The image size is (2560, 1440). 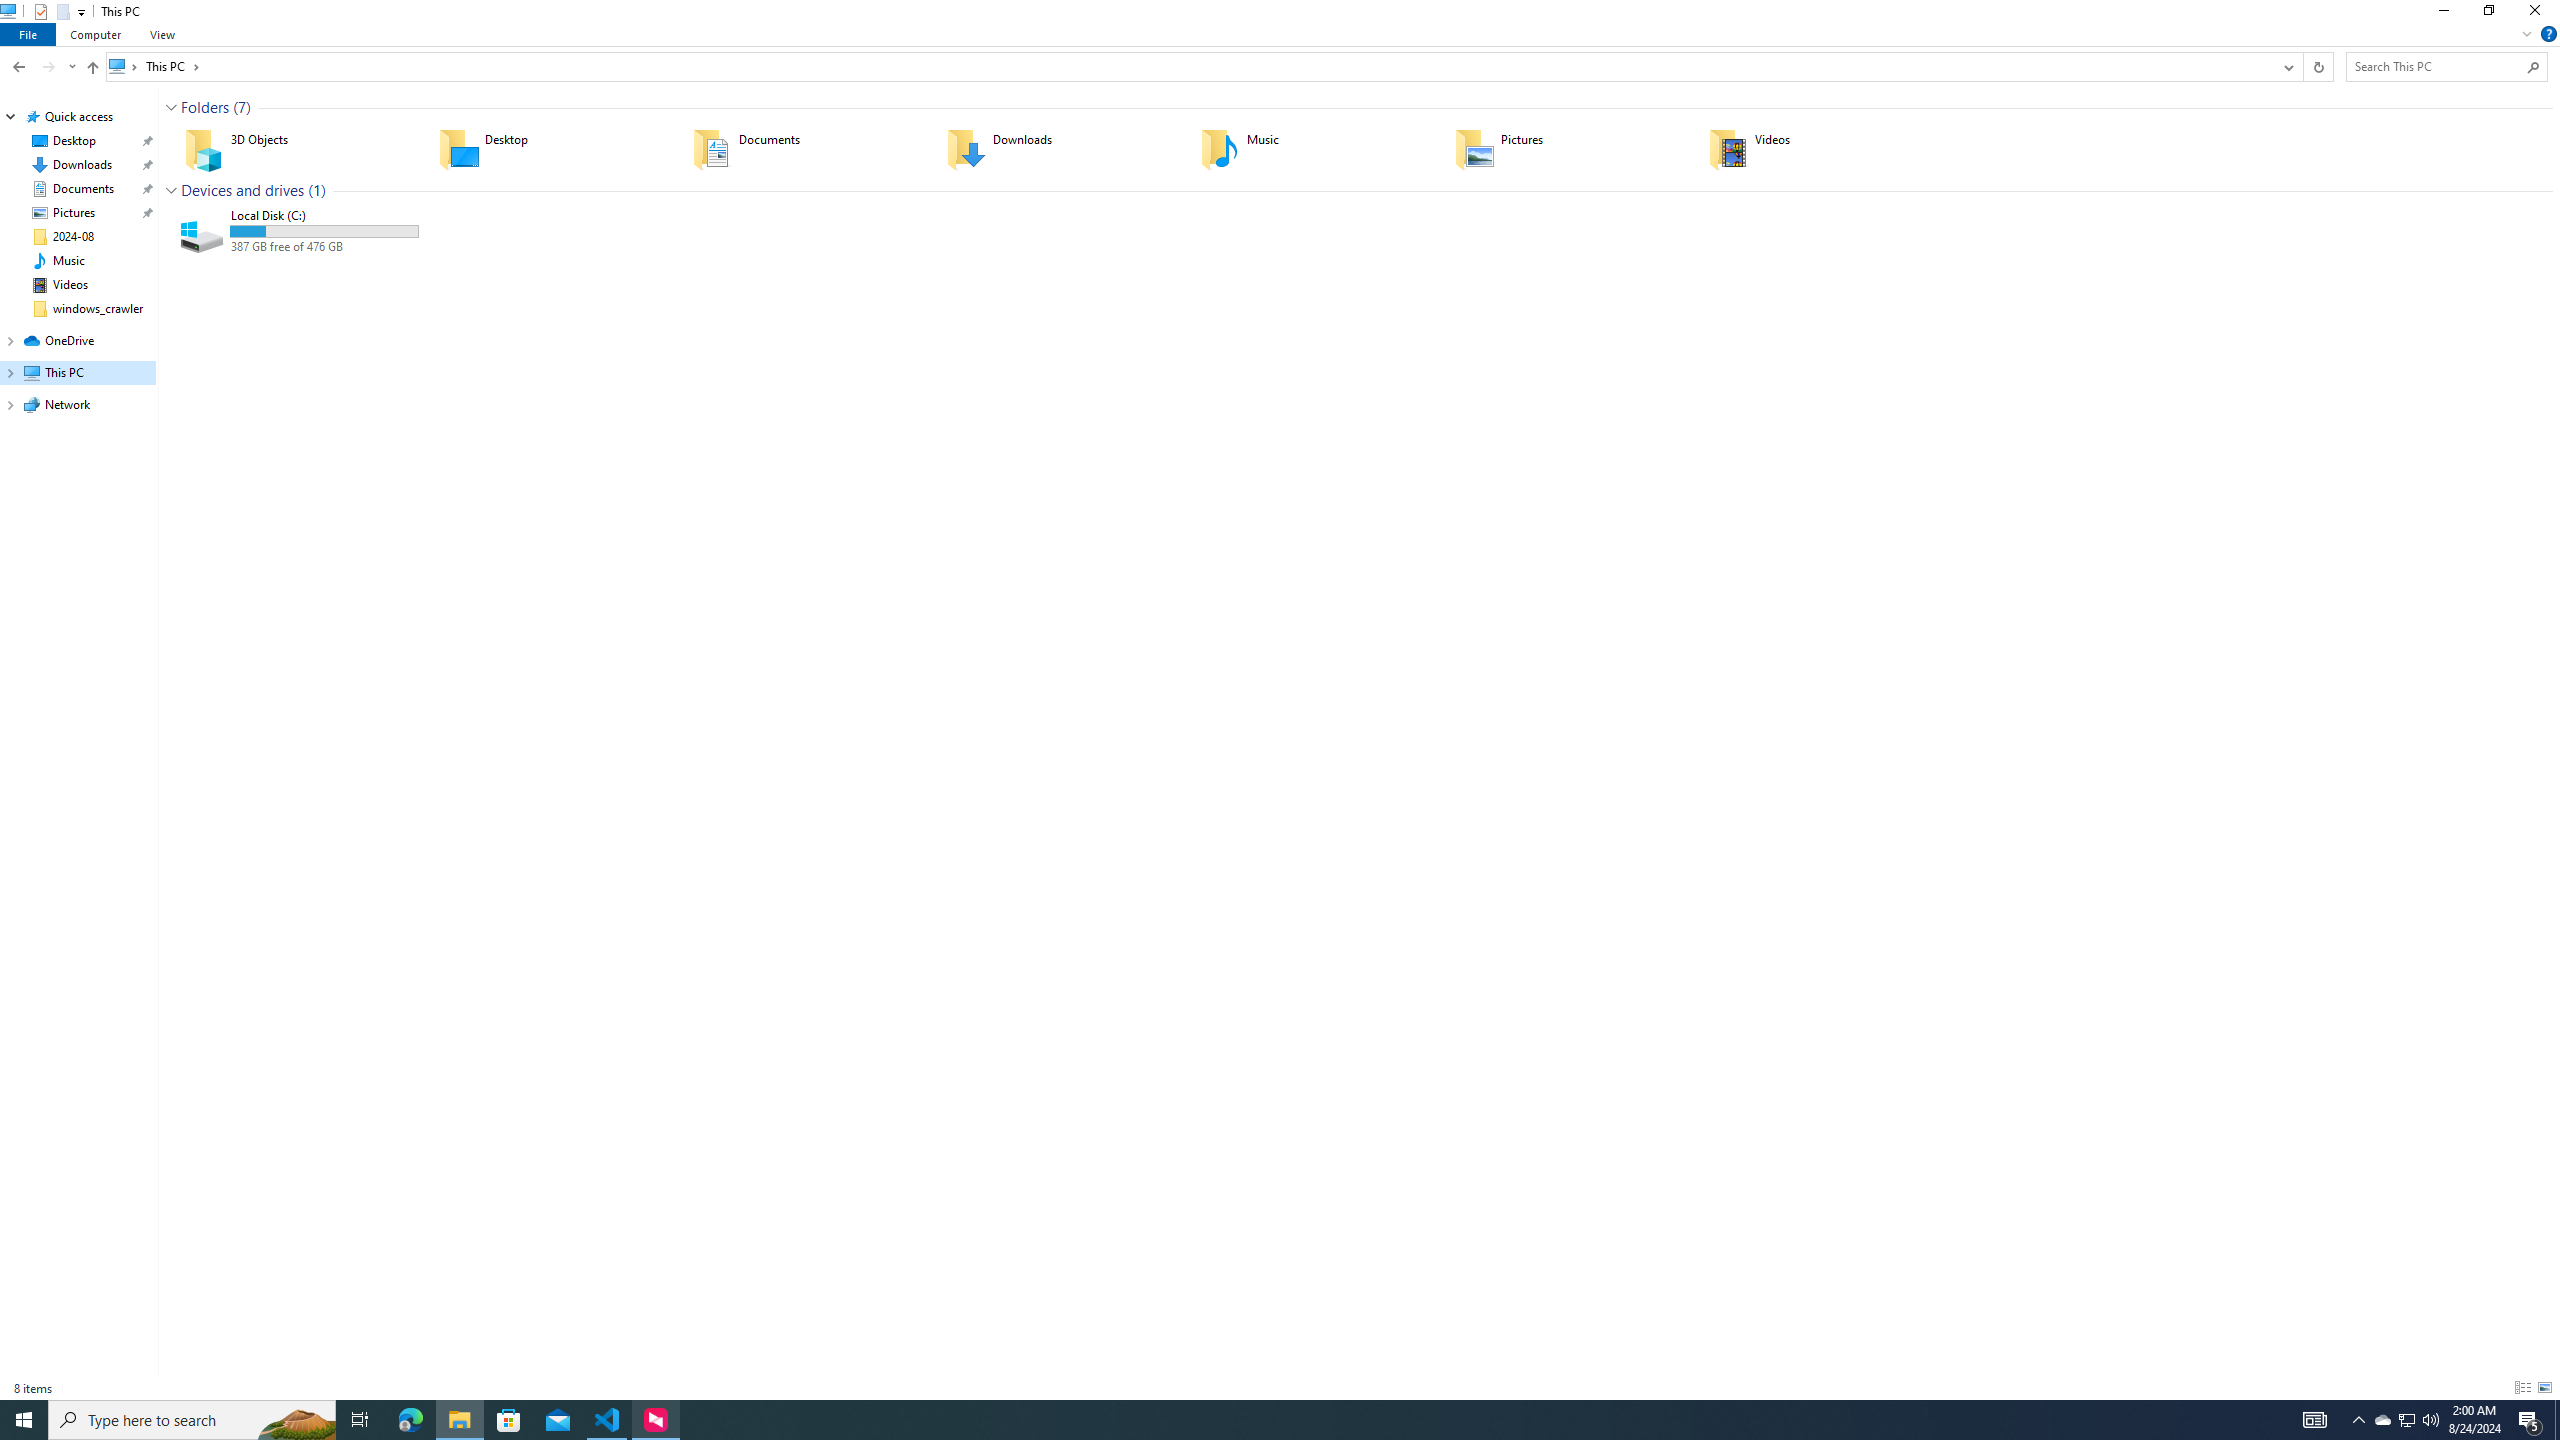 What do you see at coordinates (93, 69) in the screenshot?
I see `'Up band toolbar'` at bounding box center [93, 69].